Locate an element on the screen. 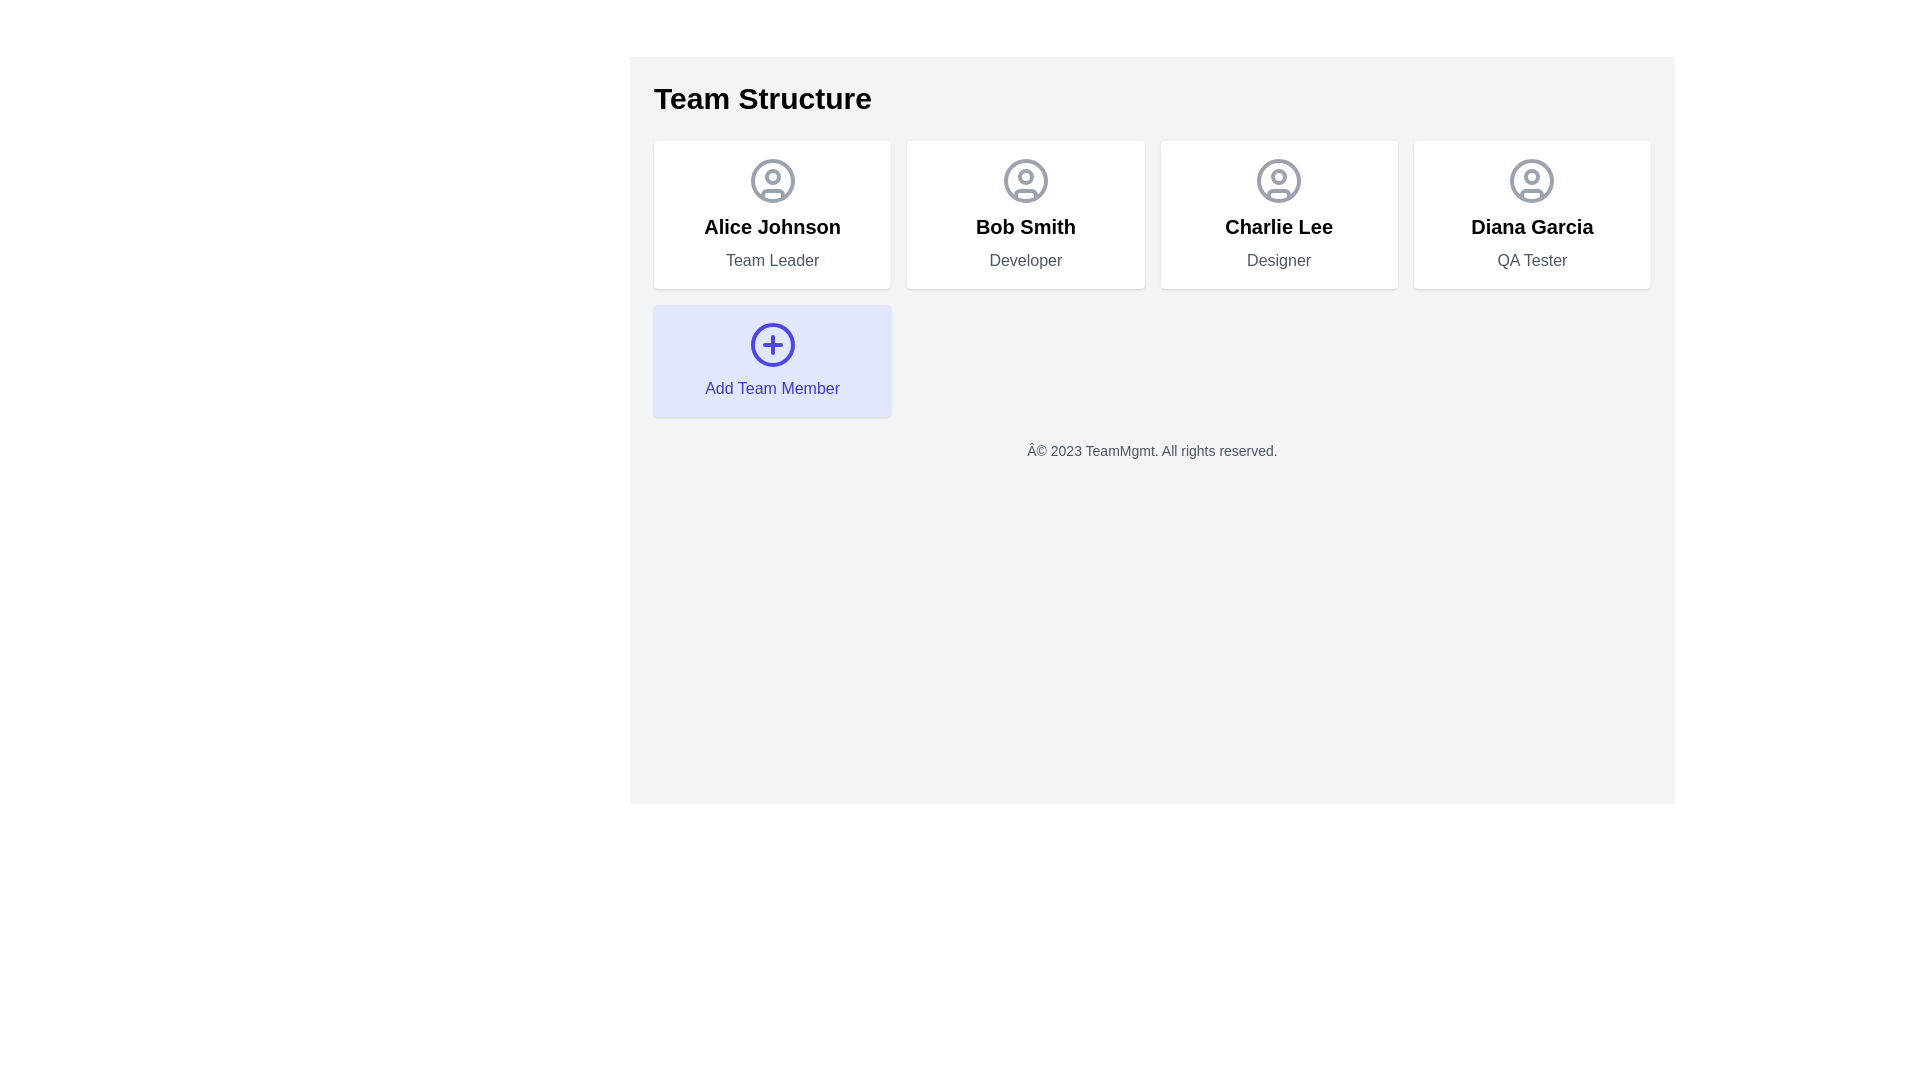  the second informational card component that provides an overview of the individual, including their name and role, situated between 'Alice Johnson' and 'Charlie Lee' in the grid layout is located at coordinates (1025, 215).